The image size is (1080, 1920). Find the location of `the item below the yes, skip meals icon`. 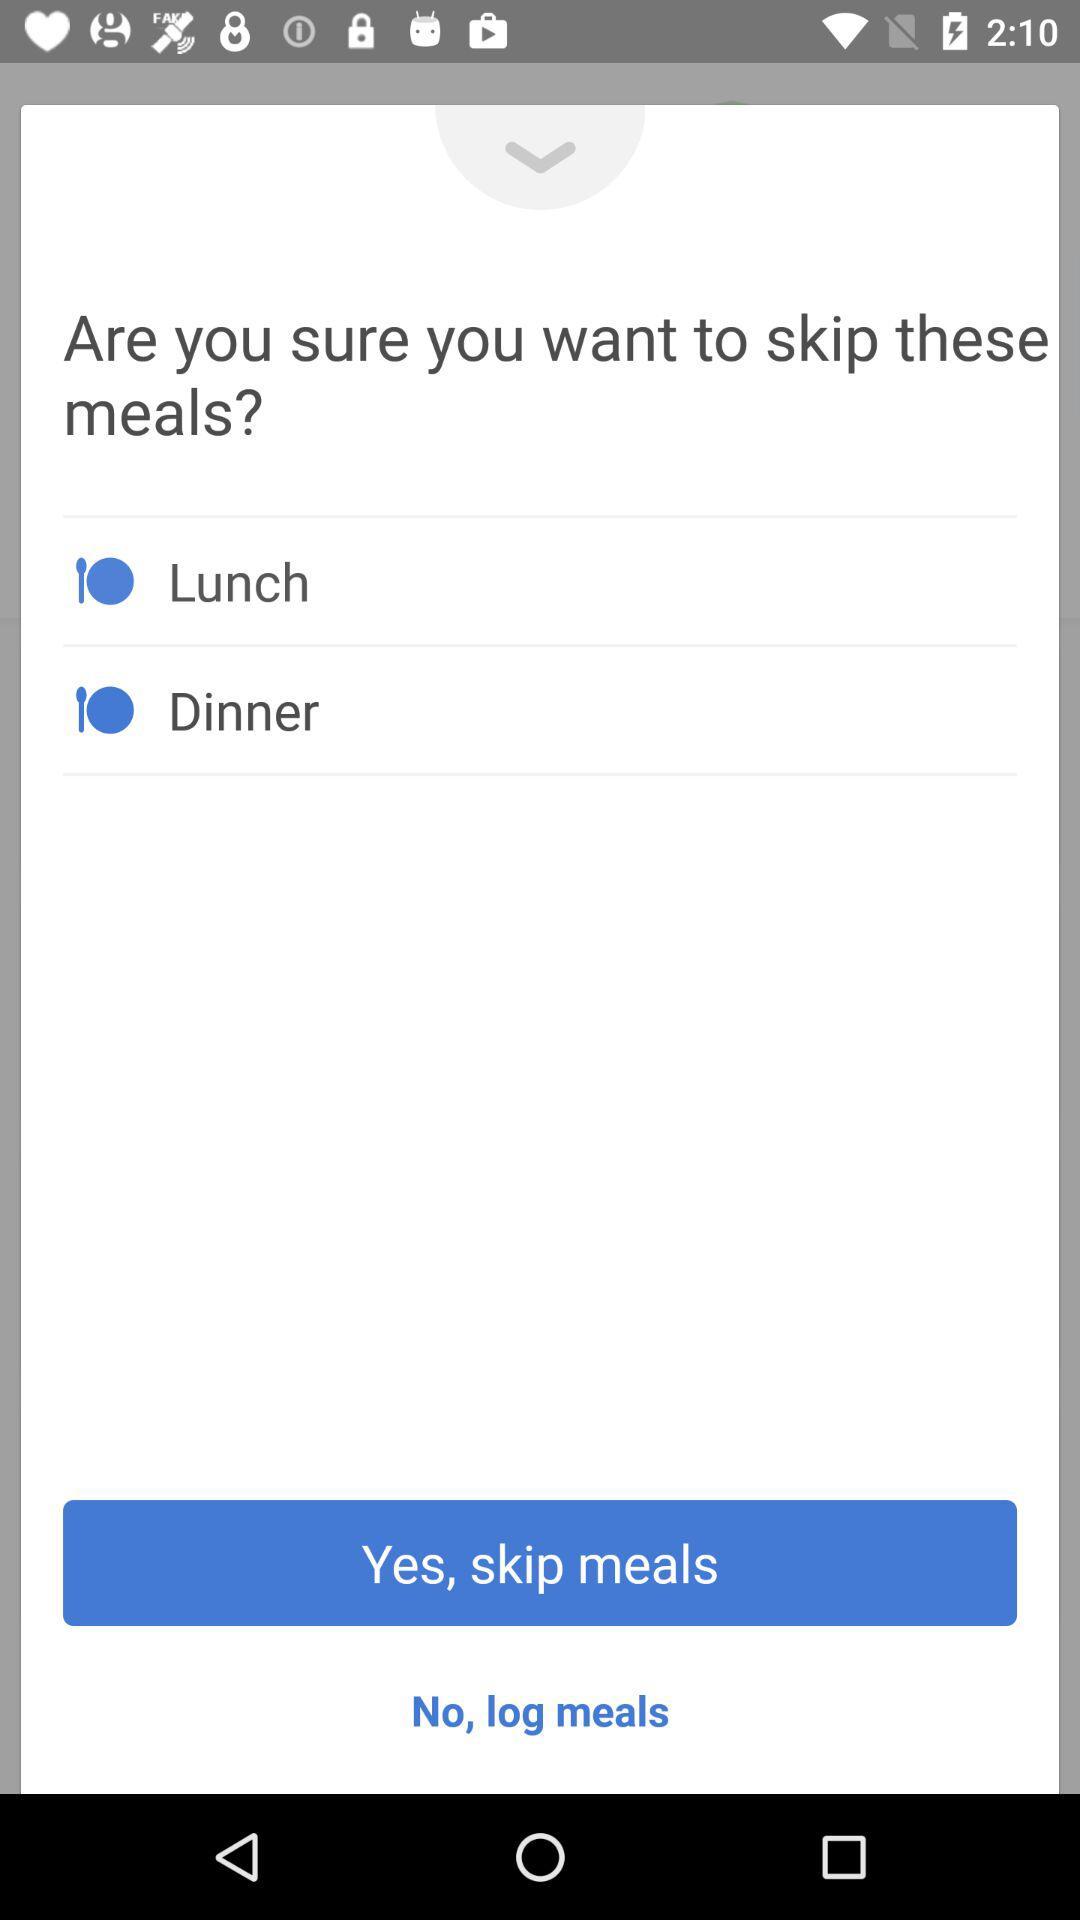

the item below the yes, skip meals icon is located at coordinates (540, 1708).